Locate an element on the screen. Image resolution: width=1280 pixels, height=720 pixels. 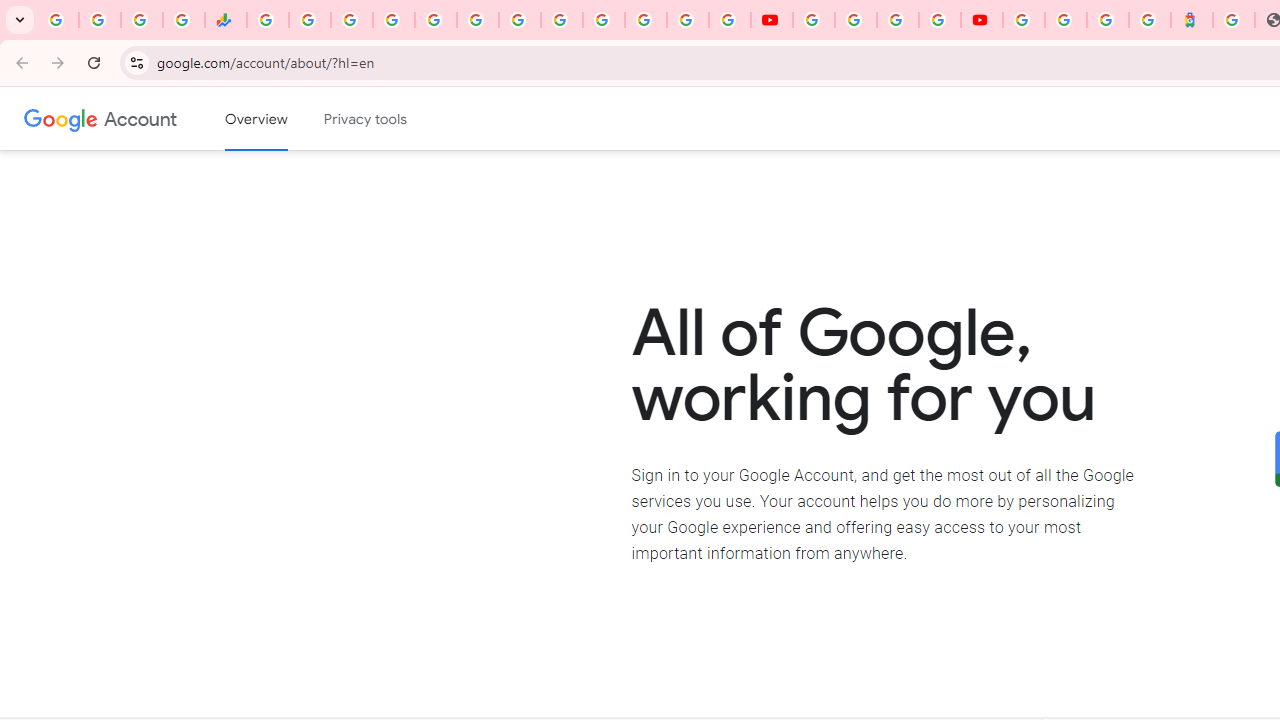
'Google logo' is located at coordinates (61, 118).